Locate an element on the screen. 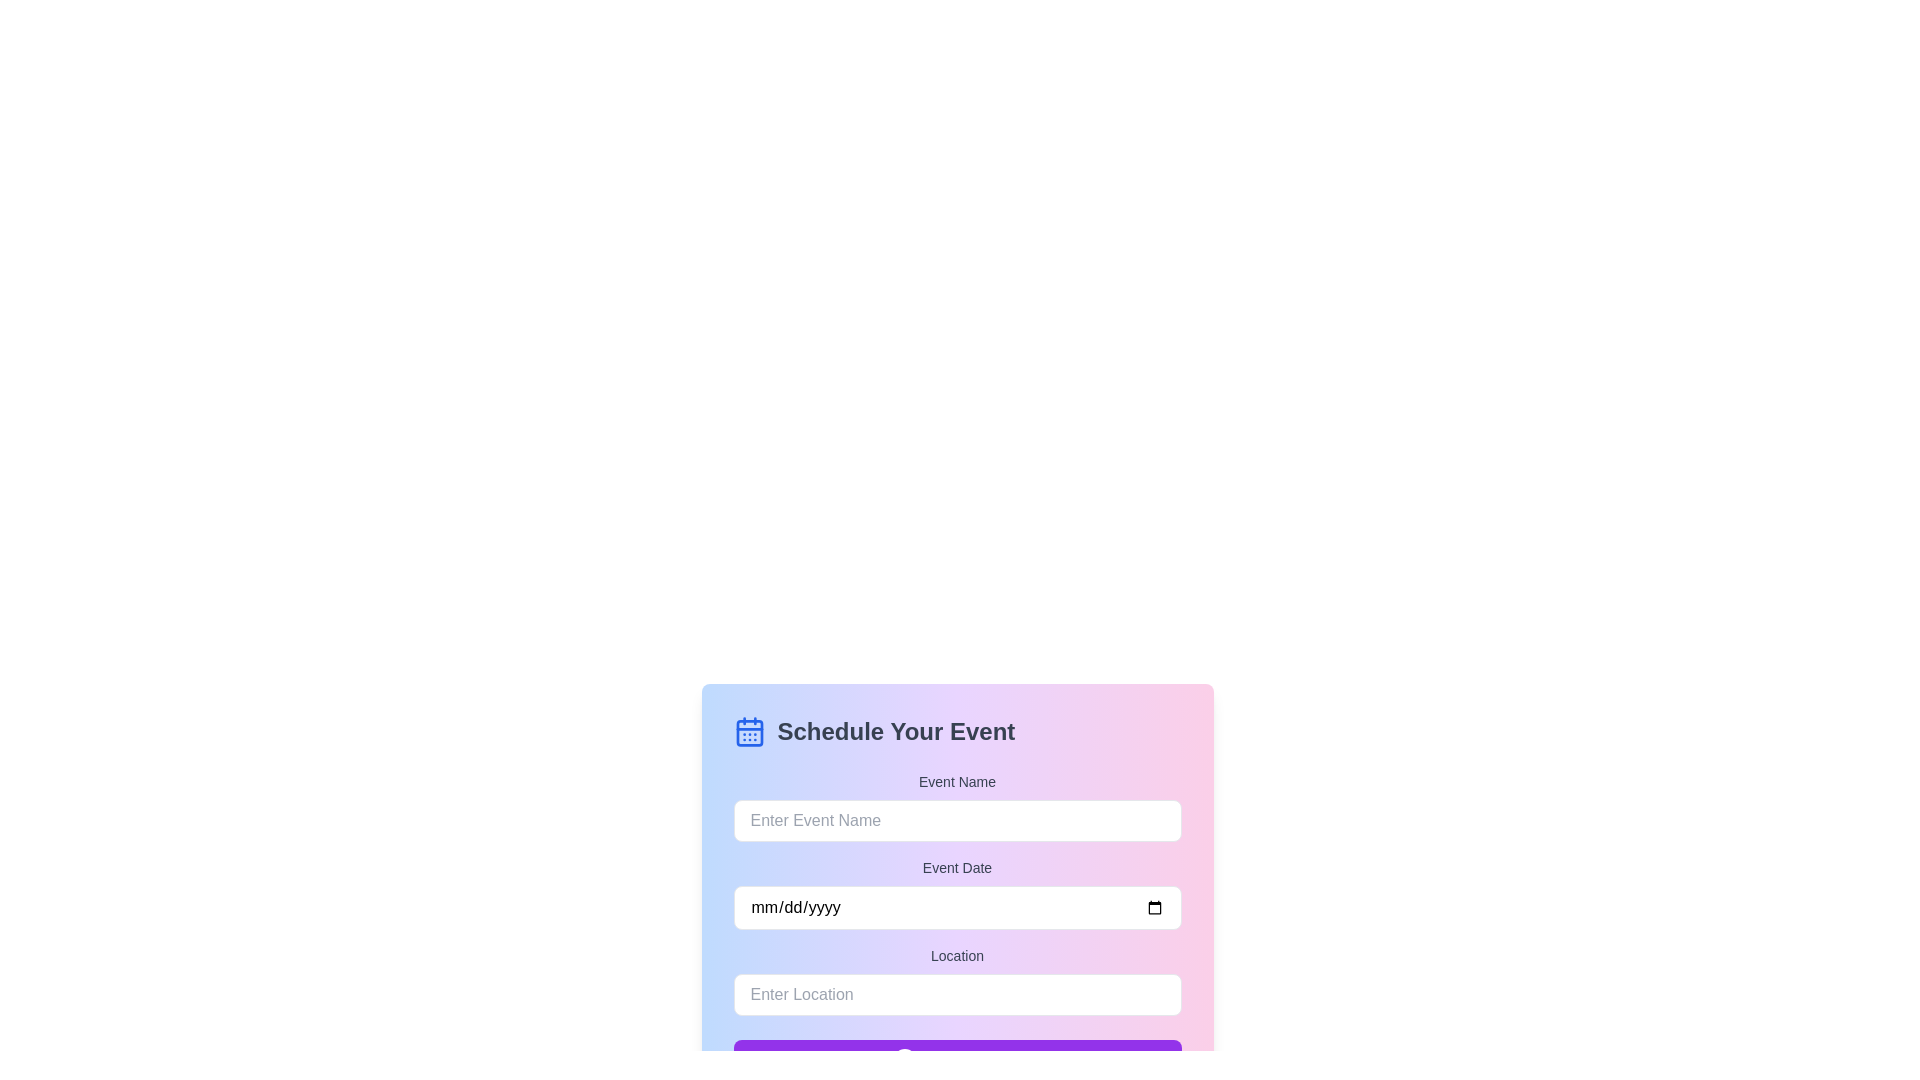 Image resolution: width=1920 pixels, height=1080 pixels. the 'Location' text input field is located at coordinates (956, 979).